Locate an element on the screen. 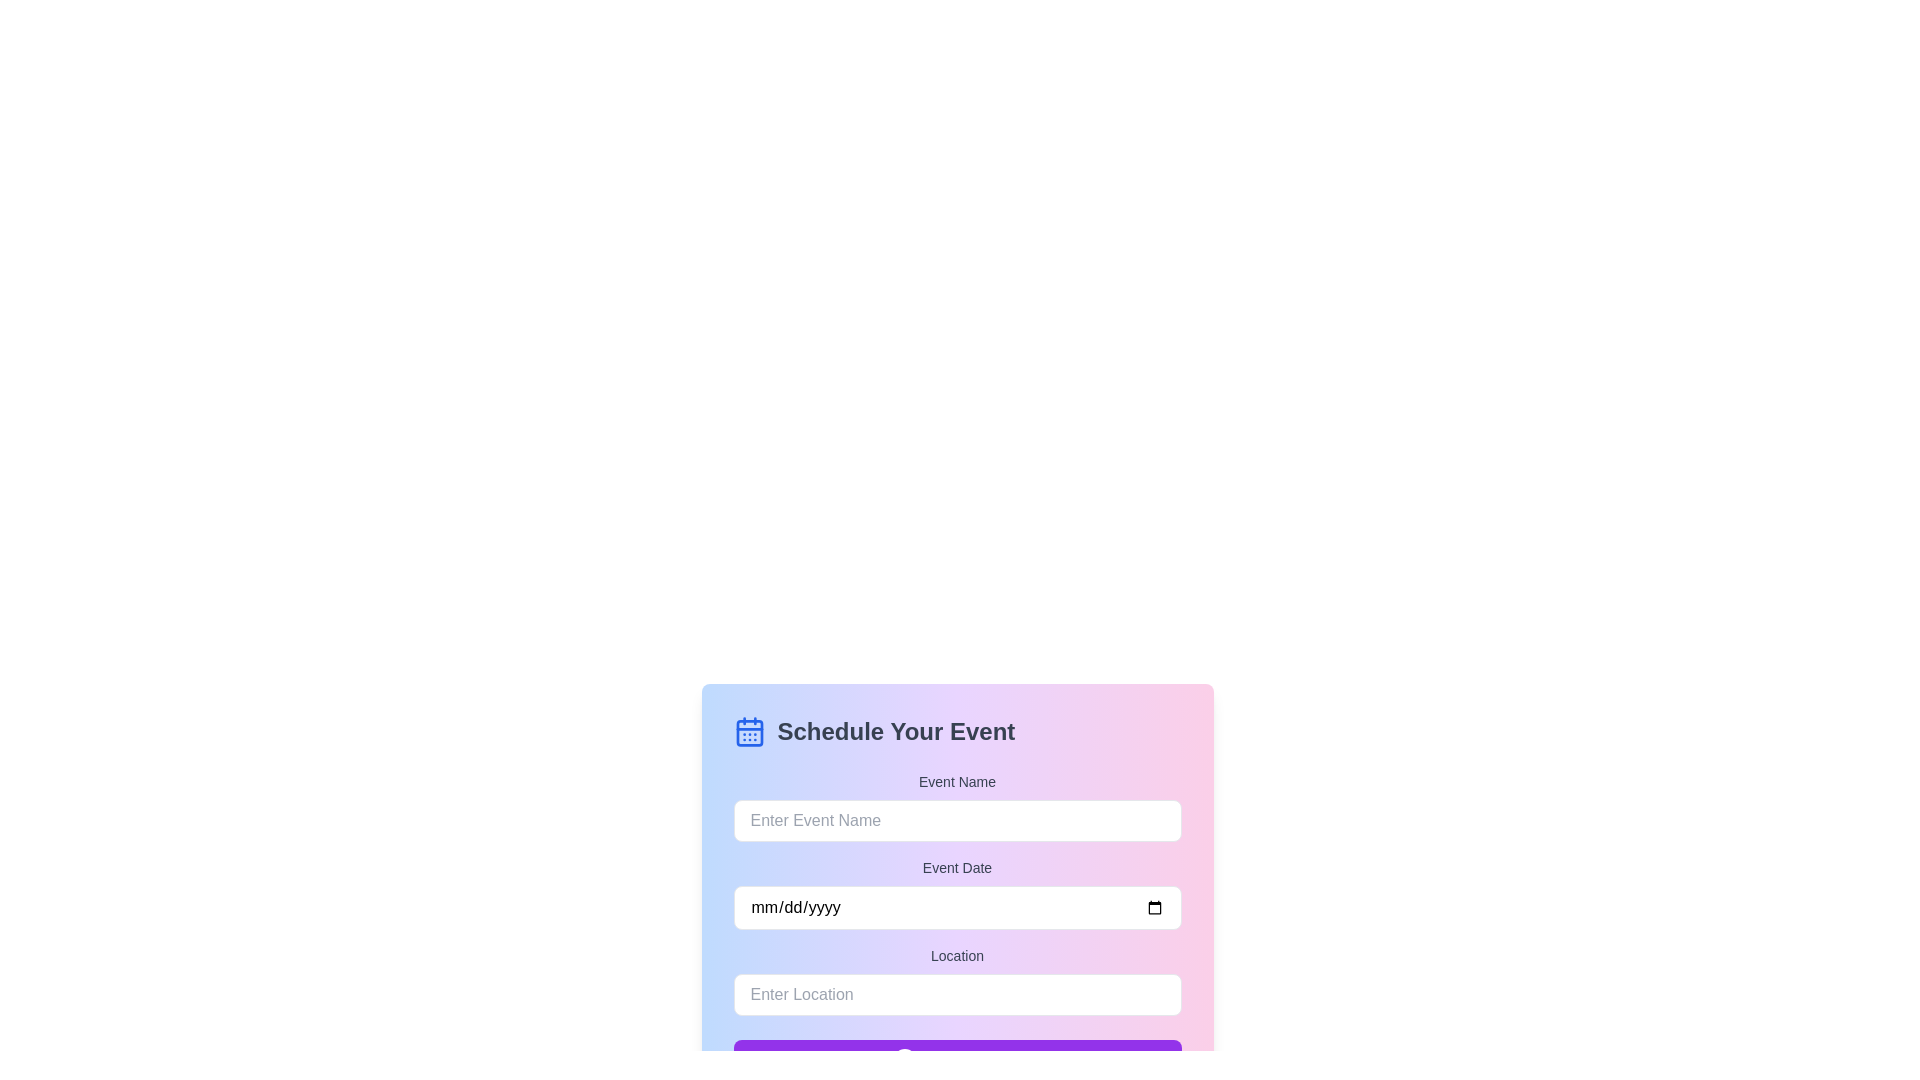 Image resolution: width=1920 pixels, height=1080 pixels. the 'Location' text input field is located at coordinates (956, 979).